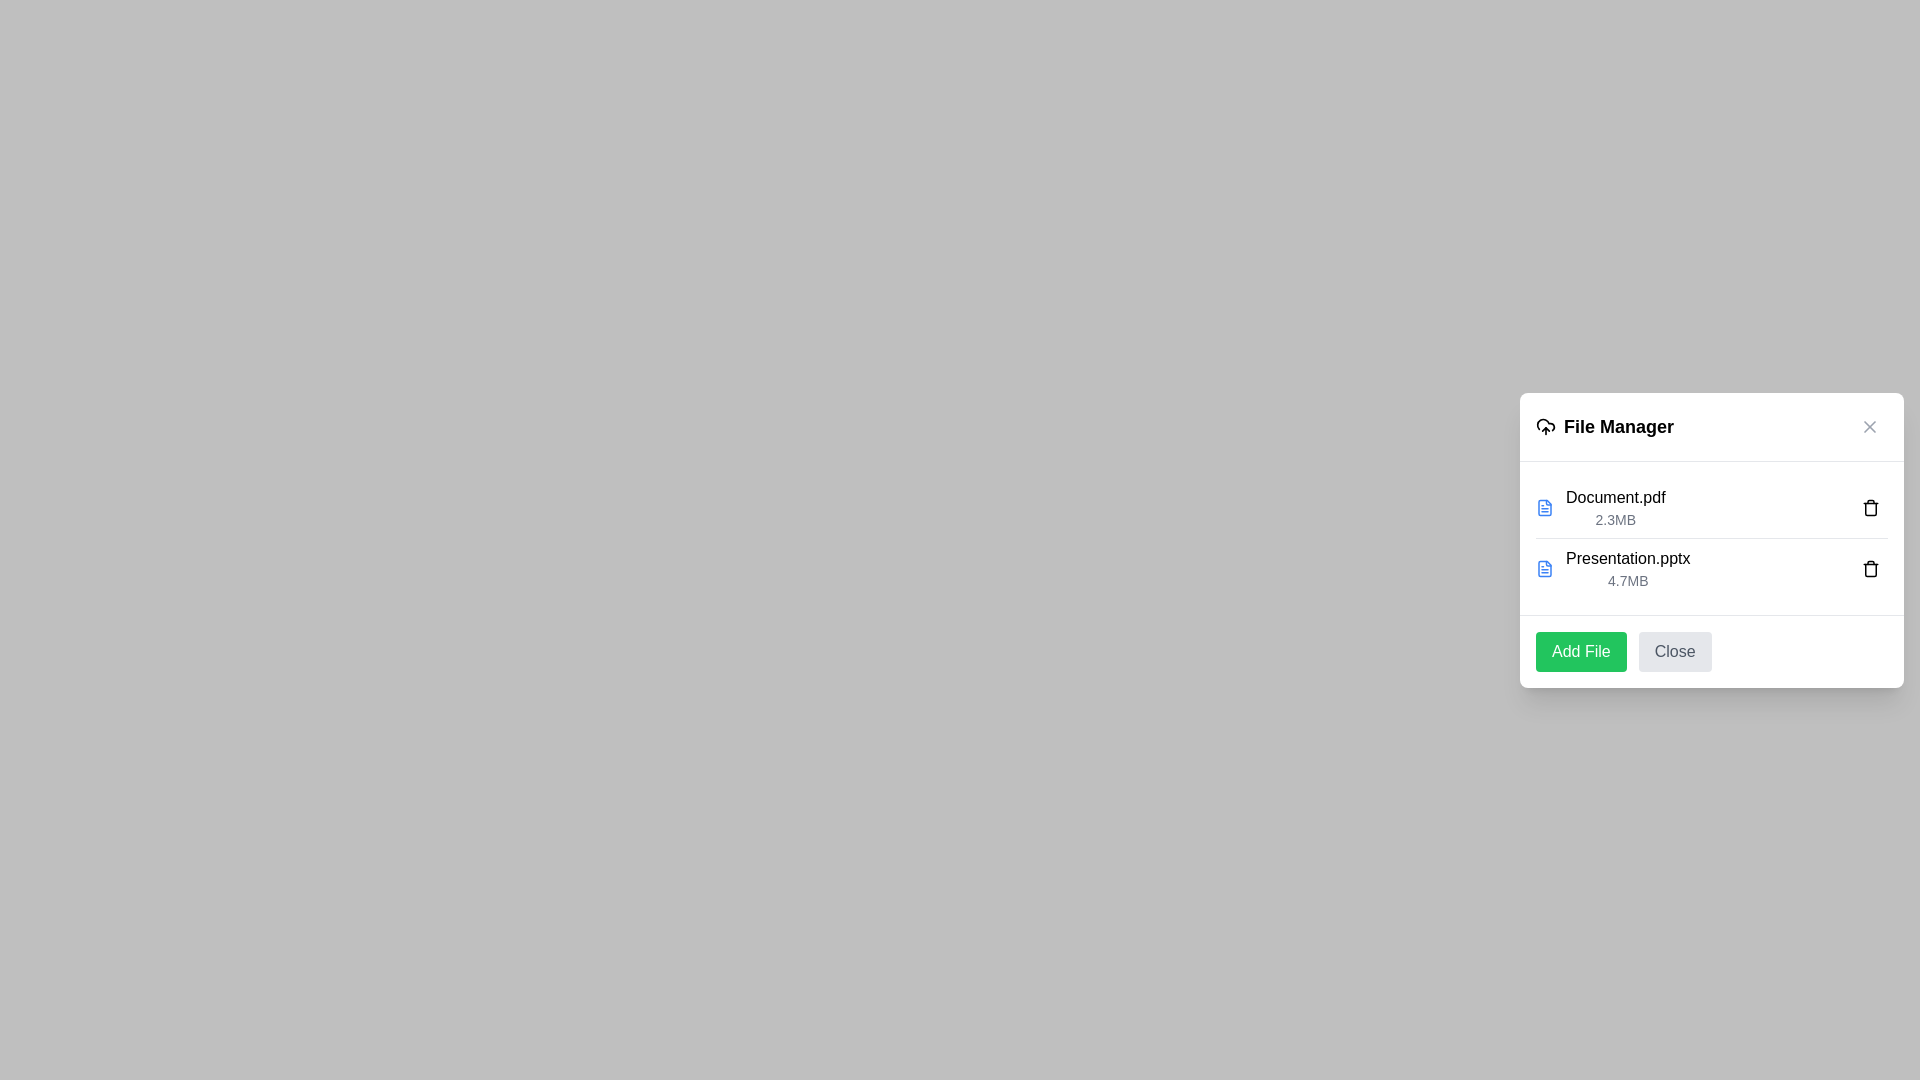 The image size is (1920, 1080). What do you see at coordinates (1870, 506) in the screenshot?
I see `the trash can icon button located at the far right end of a file item row in the file manager modal` at bounding box center [1870, 506].